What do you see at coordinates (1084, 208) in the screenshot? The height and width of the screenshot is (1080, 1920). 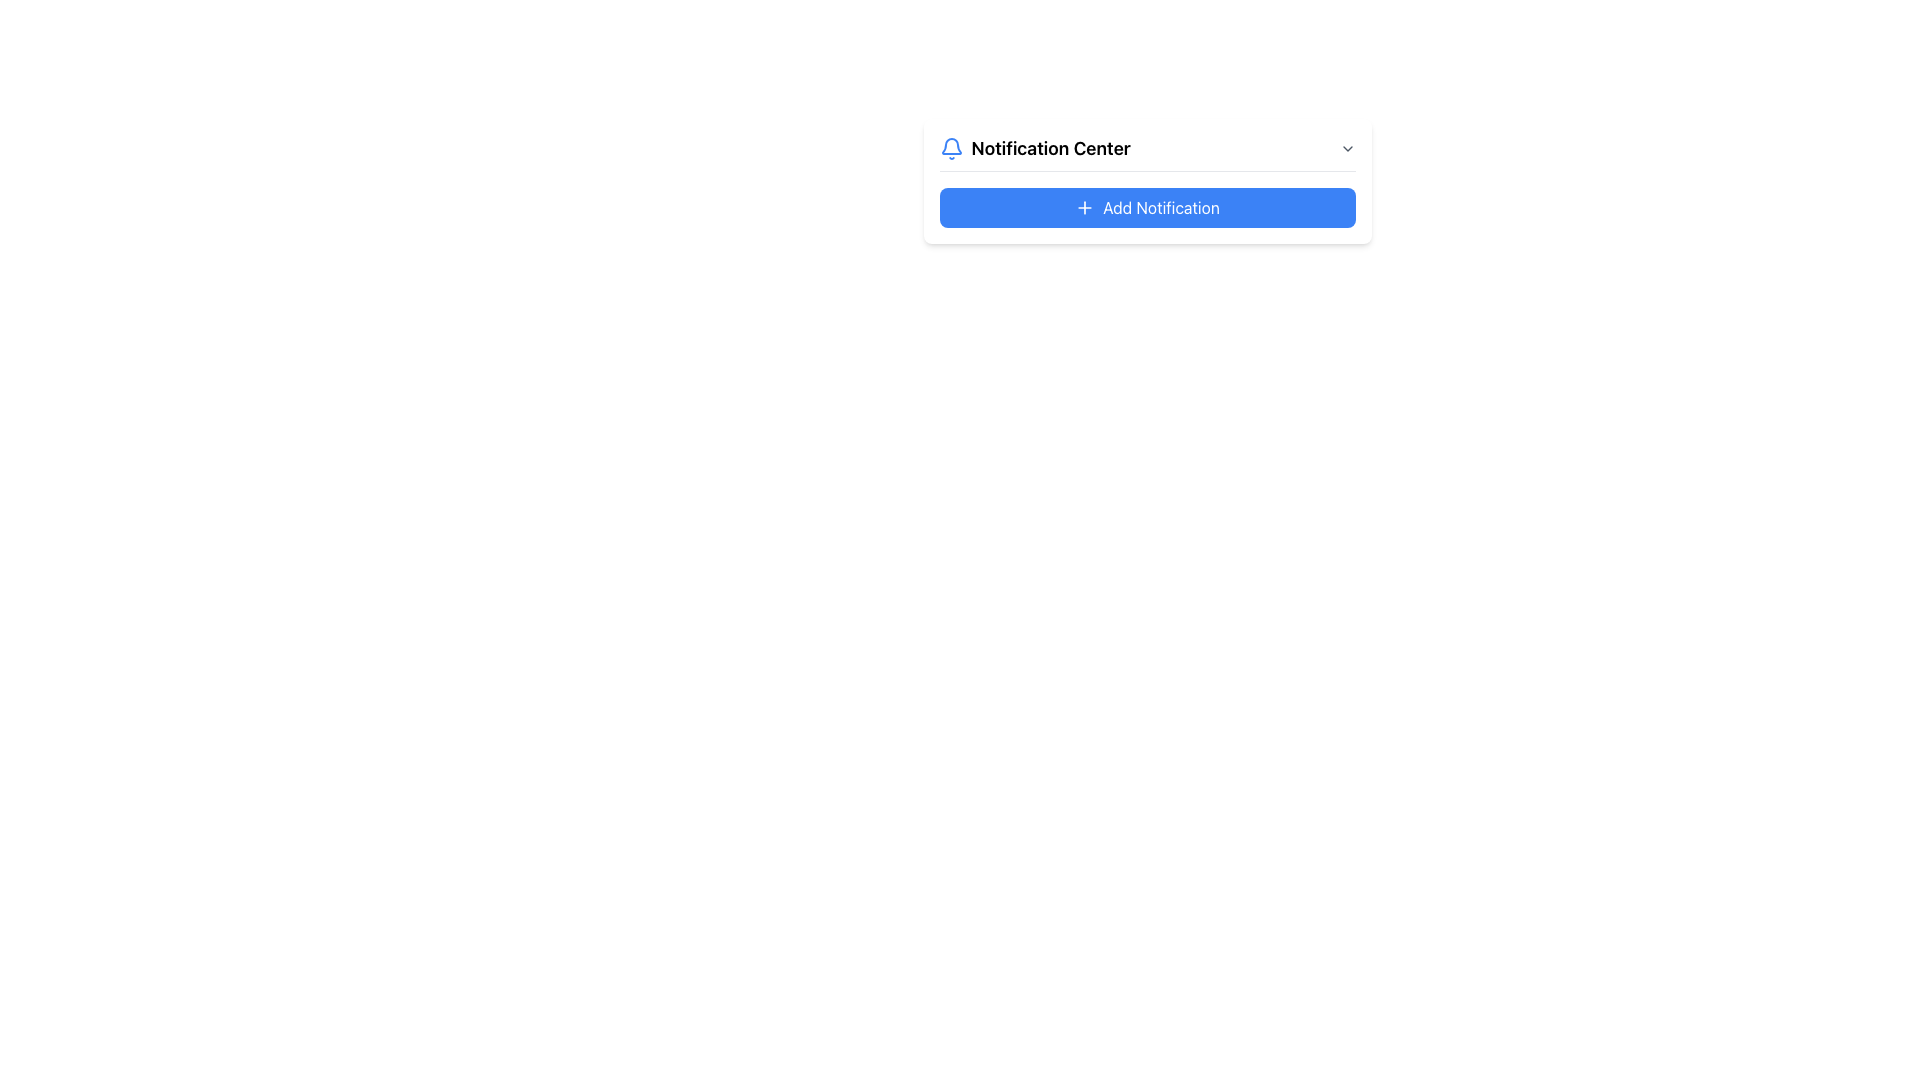 I see `the blue-highlighted plus icon located to the left of the 'Add Notification' button, centered vertically within the button` at bounding box center [1084, 208].